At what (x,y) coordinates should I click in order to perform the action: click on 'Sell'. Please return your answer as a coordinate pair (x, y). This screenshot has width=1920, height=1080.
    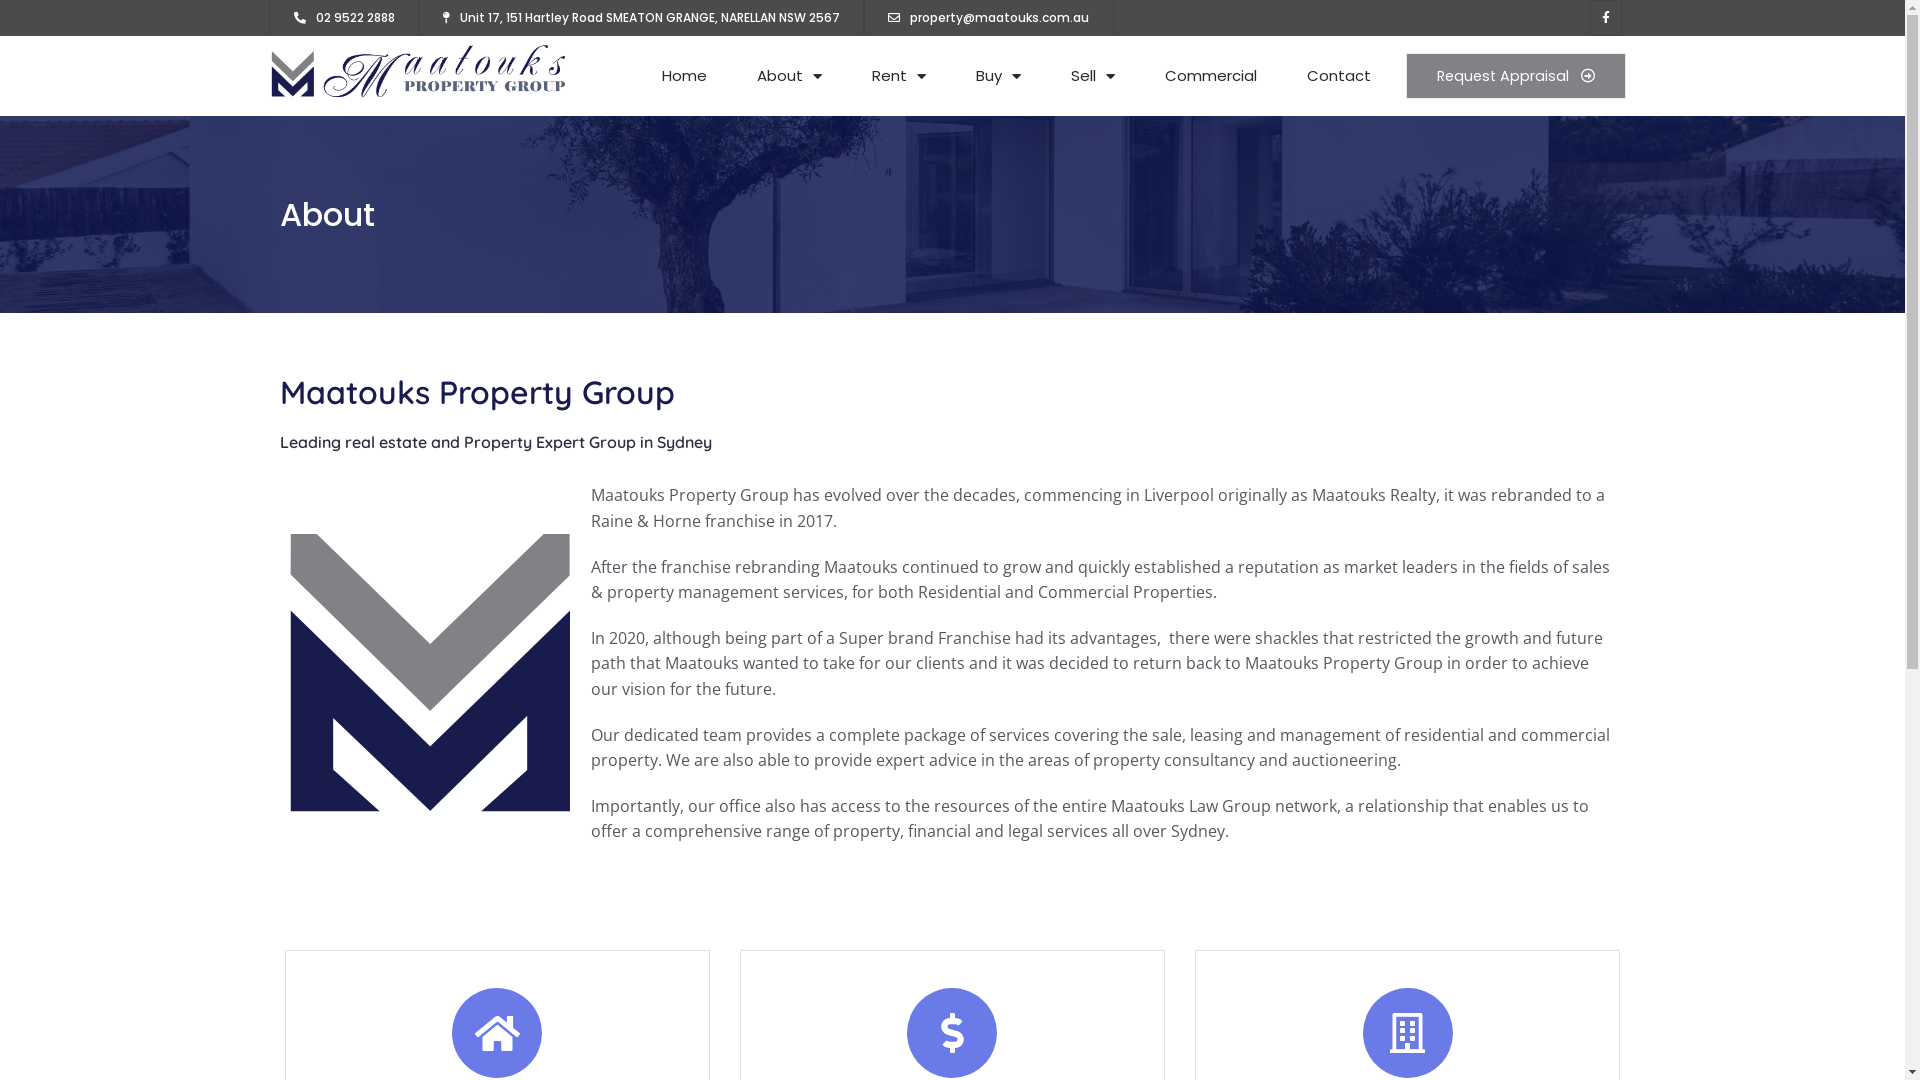
    Looking at the image, I should click on (1050, 75).